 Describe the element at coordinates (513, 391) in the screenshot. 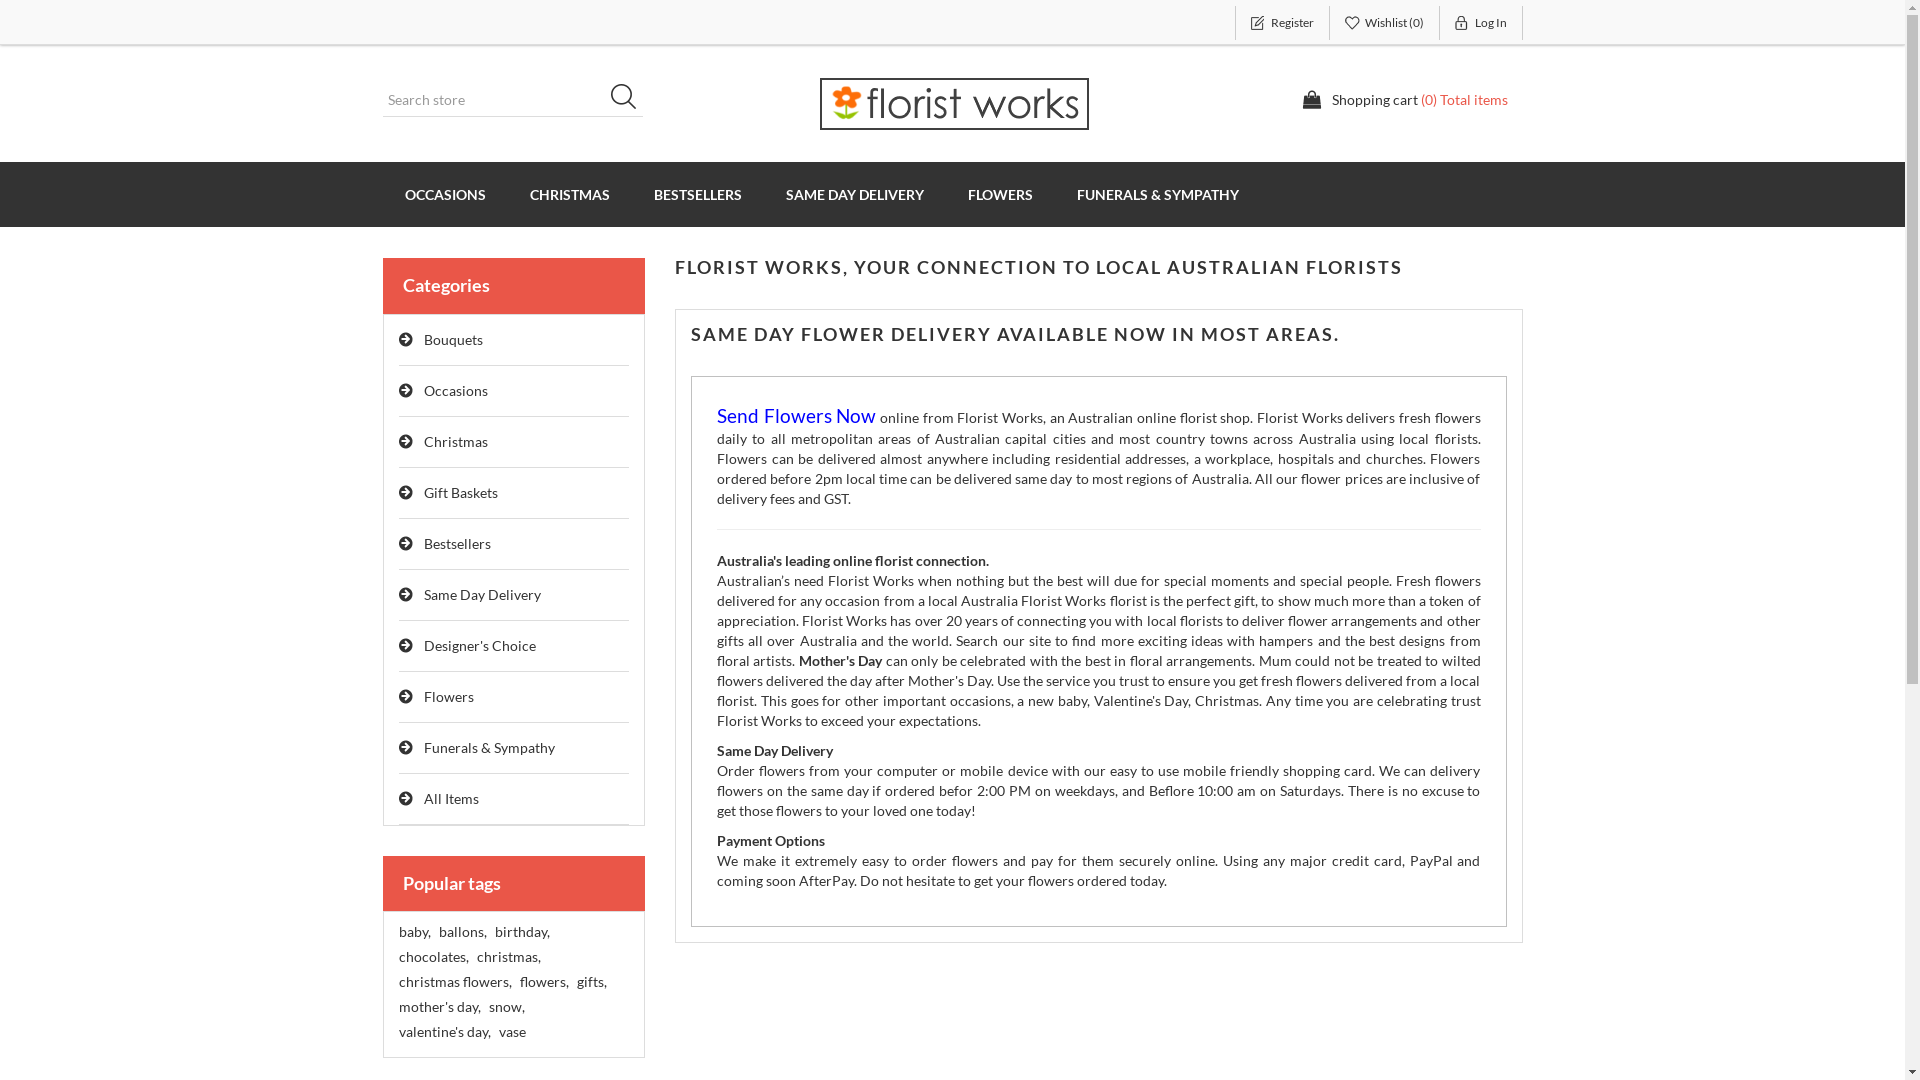

I see `'Occasions'` at that location.